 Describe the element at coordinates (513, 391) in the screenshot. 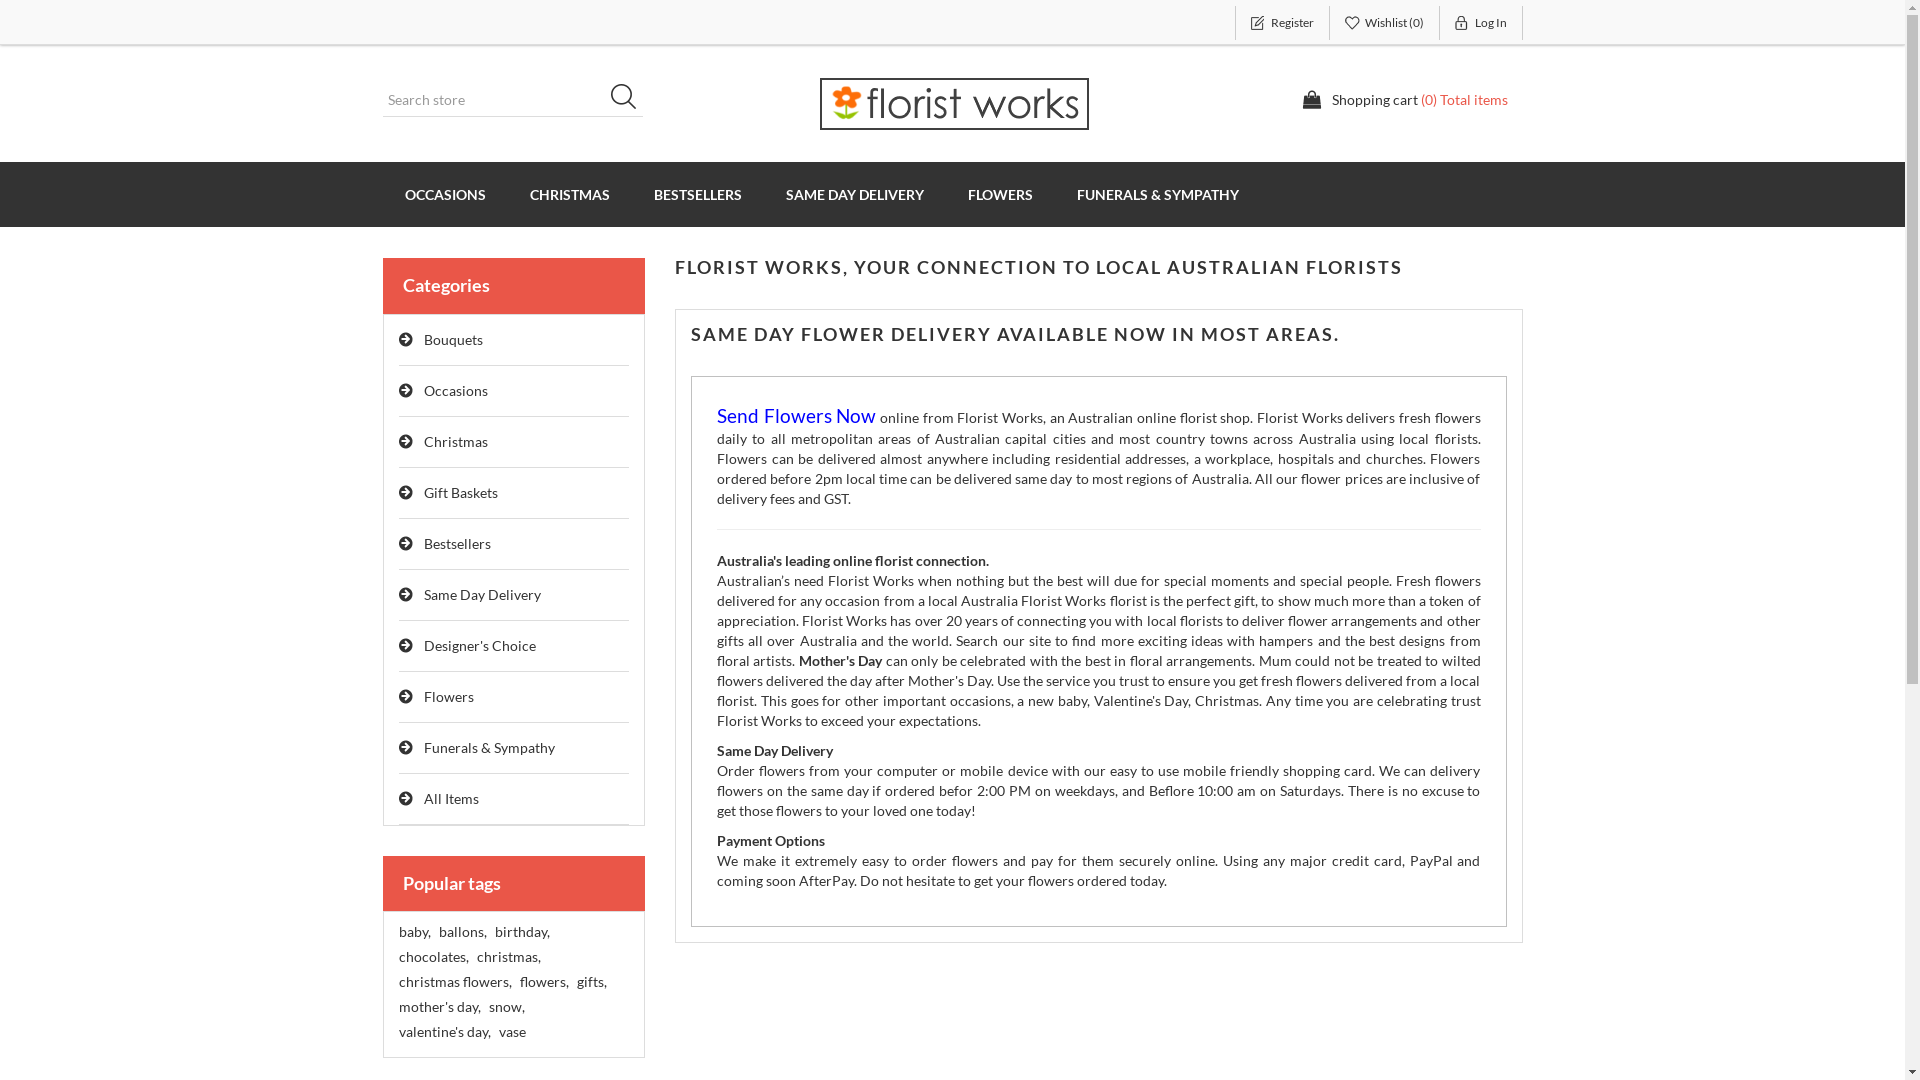

I see `'Occasions'` at that location.